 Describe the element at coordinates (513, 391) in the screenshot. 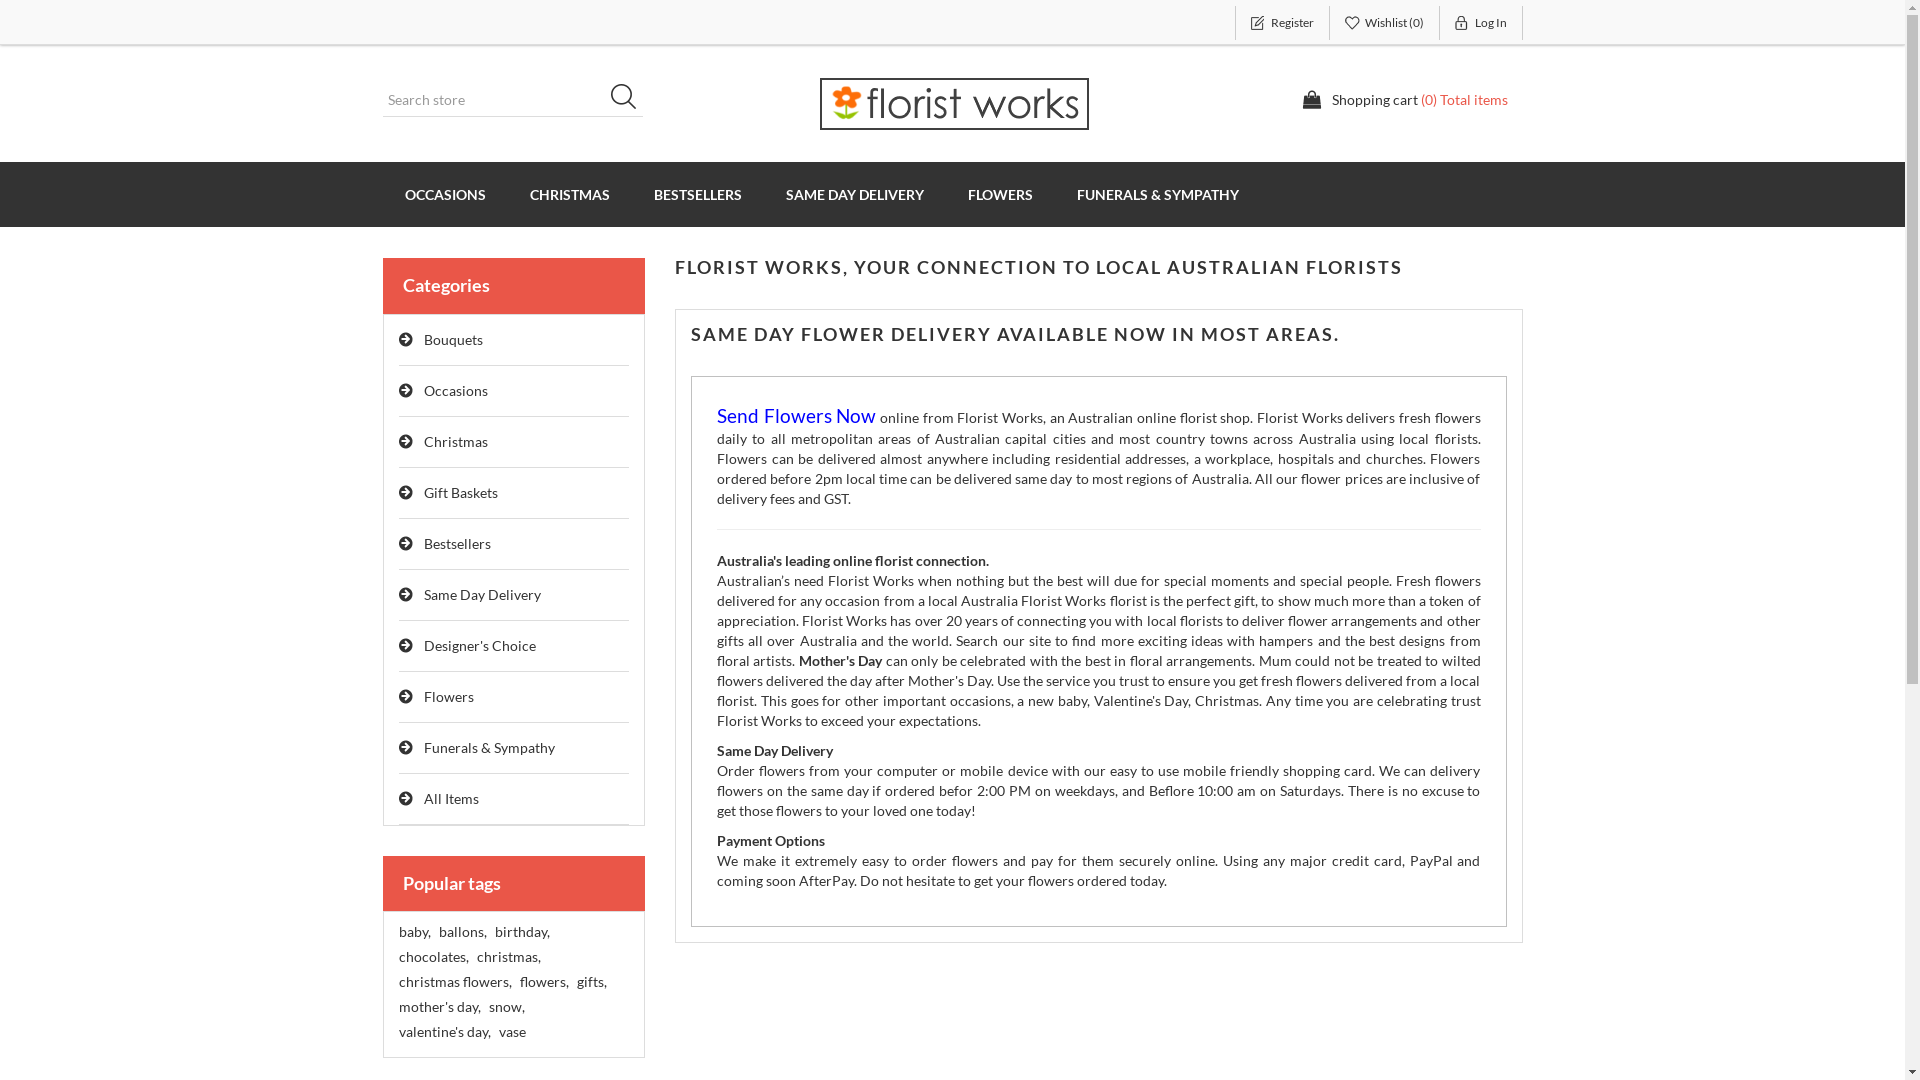

I see `'Occasions'` at that location.